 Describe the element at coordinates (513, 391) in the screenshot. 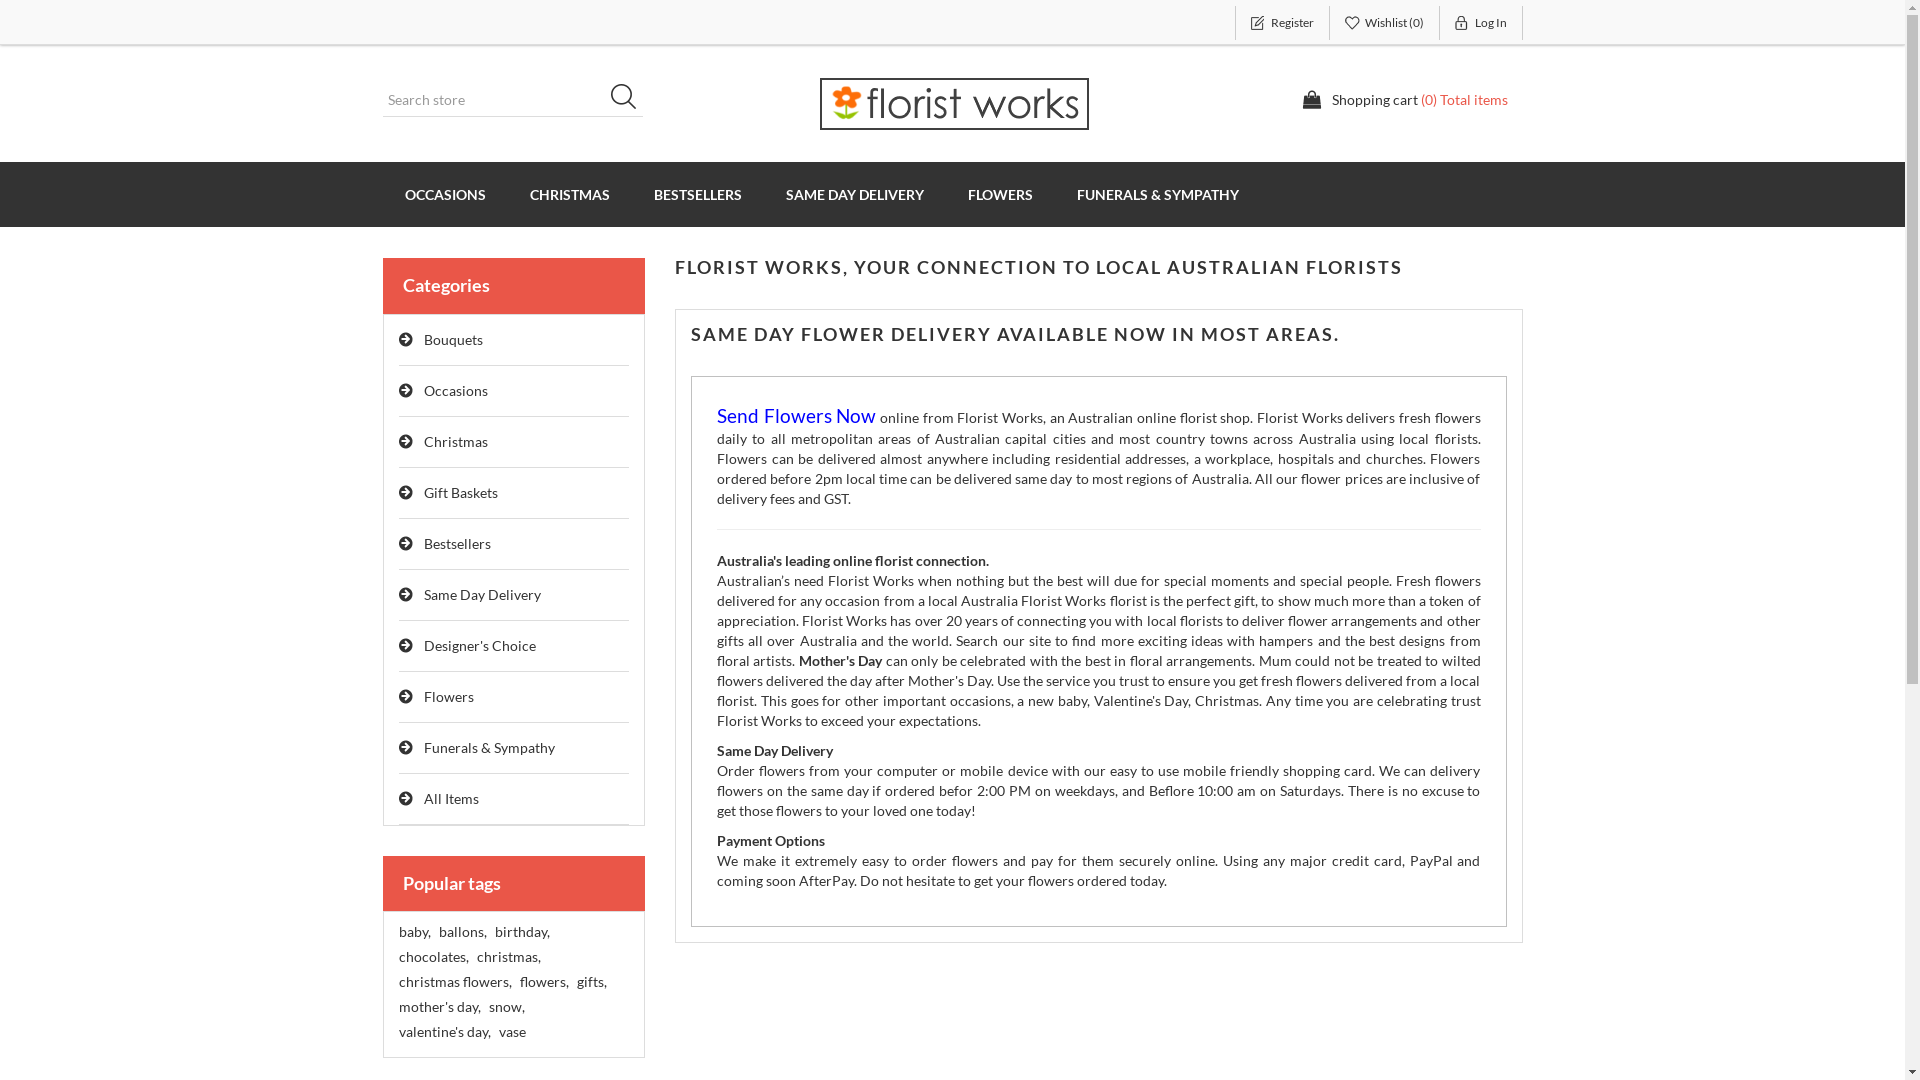

I see `'Occasions'` at that location.